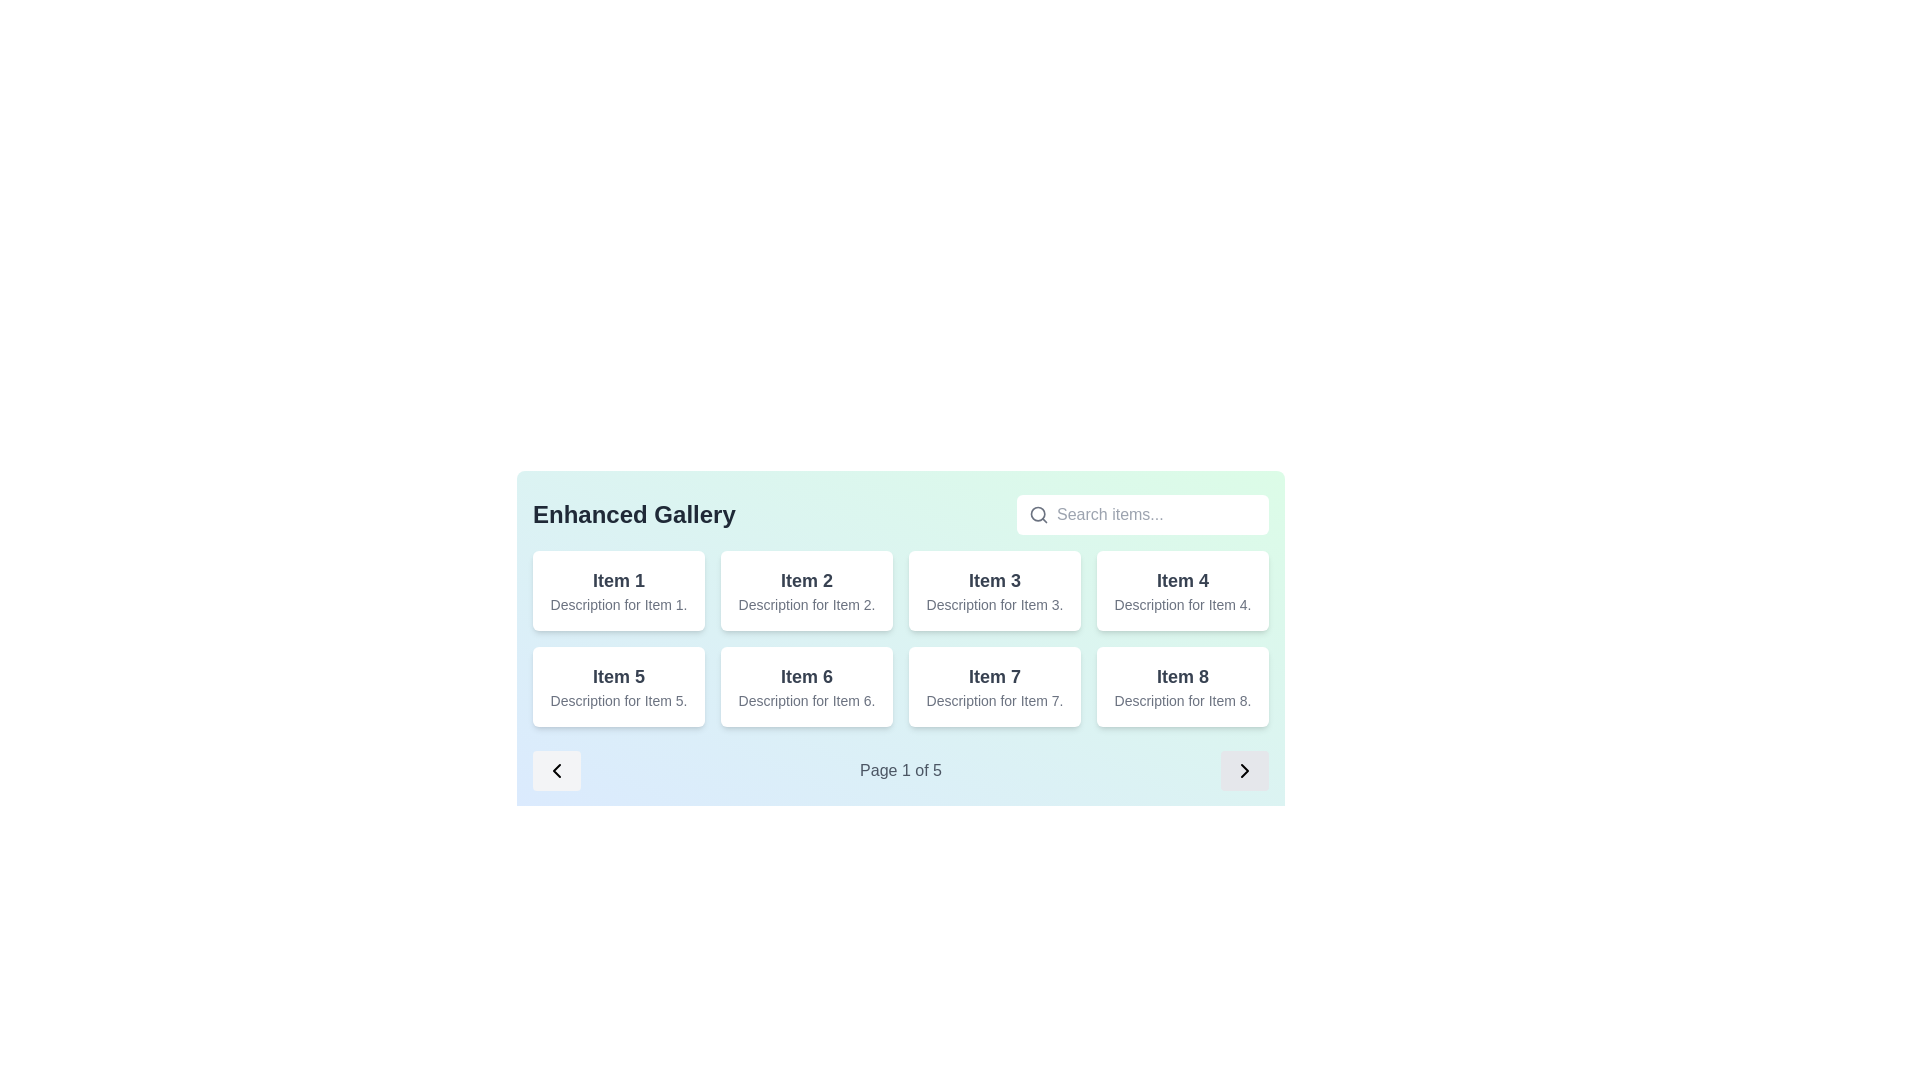 The height and width of the screenshot is (1080, 1920). I want to click on the non-interactive text label providing additional information about 'Item 4', located directly below the title text within the card structure, so click(1182, 604).